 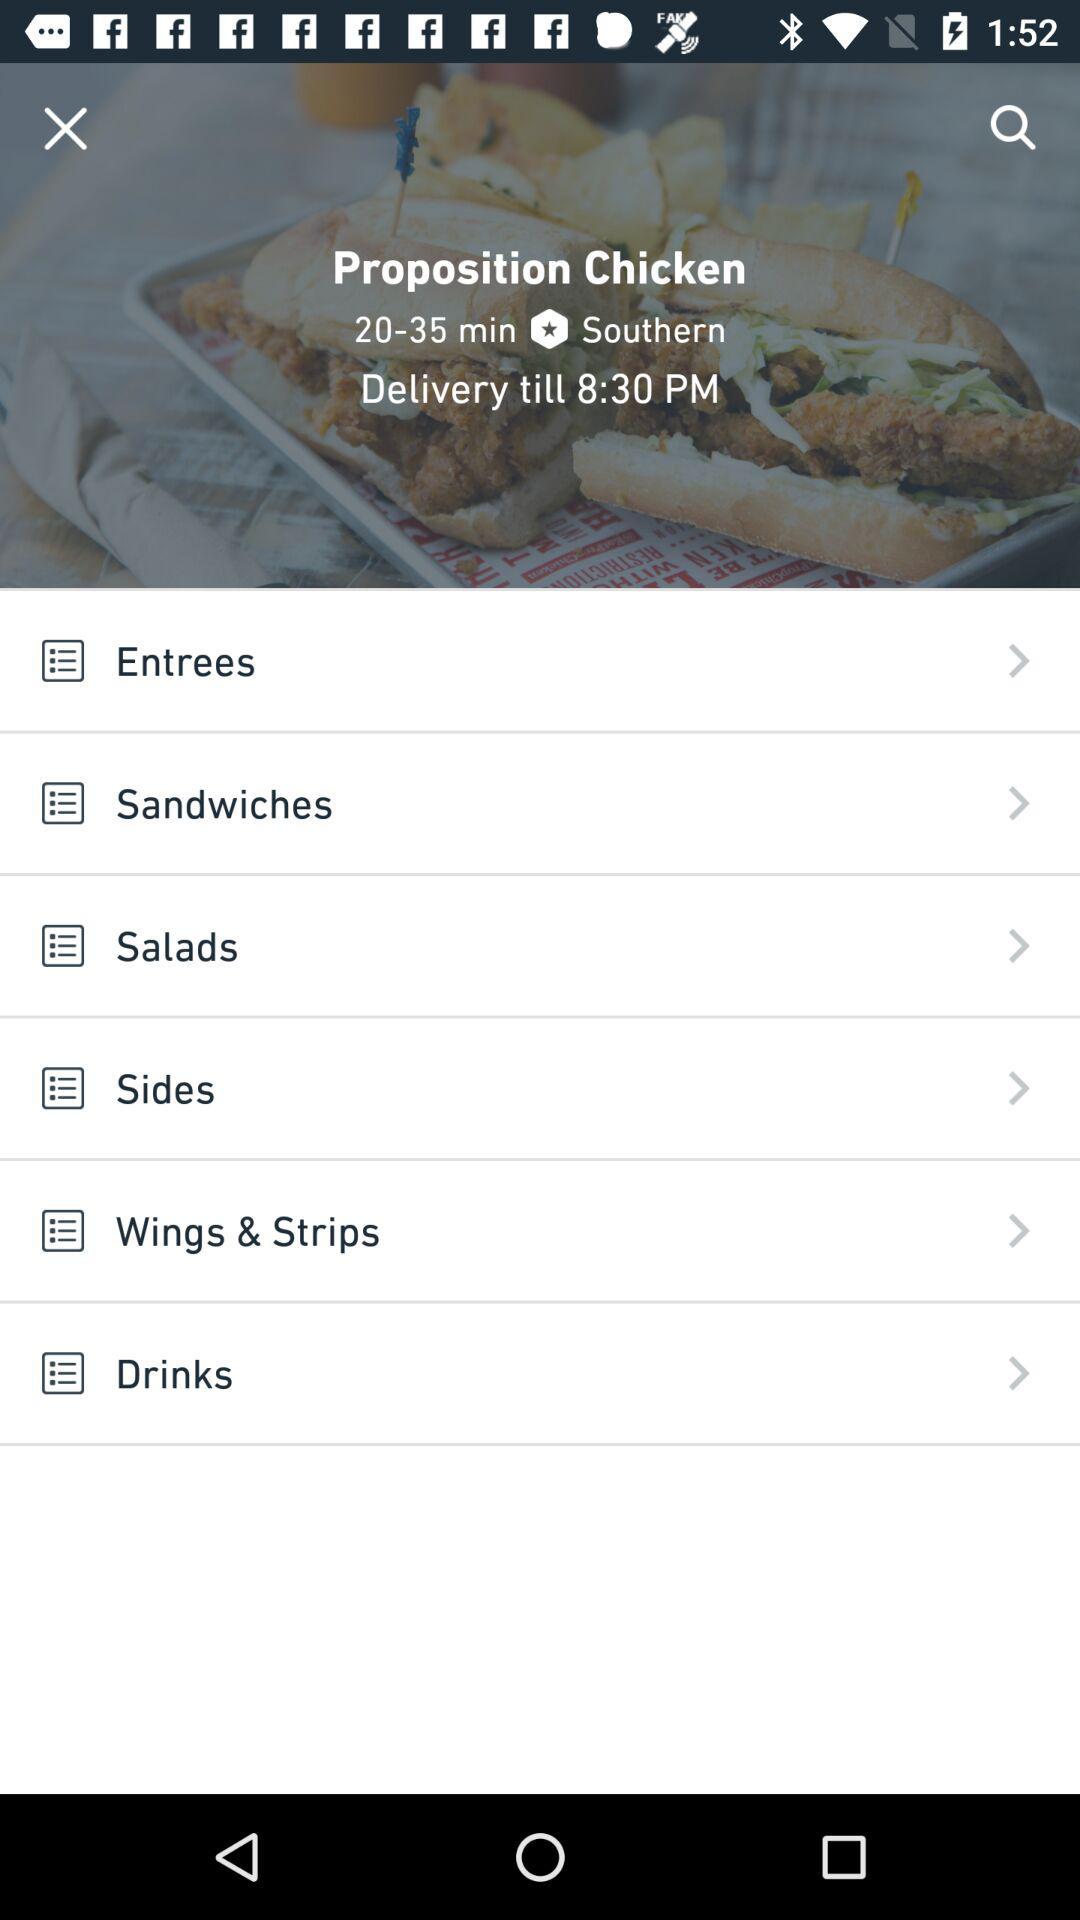 I want to click on item at the top right corner, so click(x=1014, y=127).